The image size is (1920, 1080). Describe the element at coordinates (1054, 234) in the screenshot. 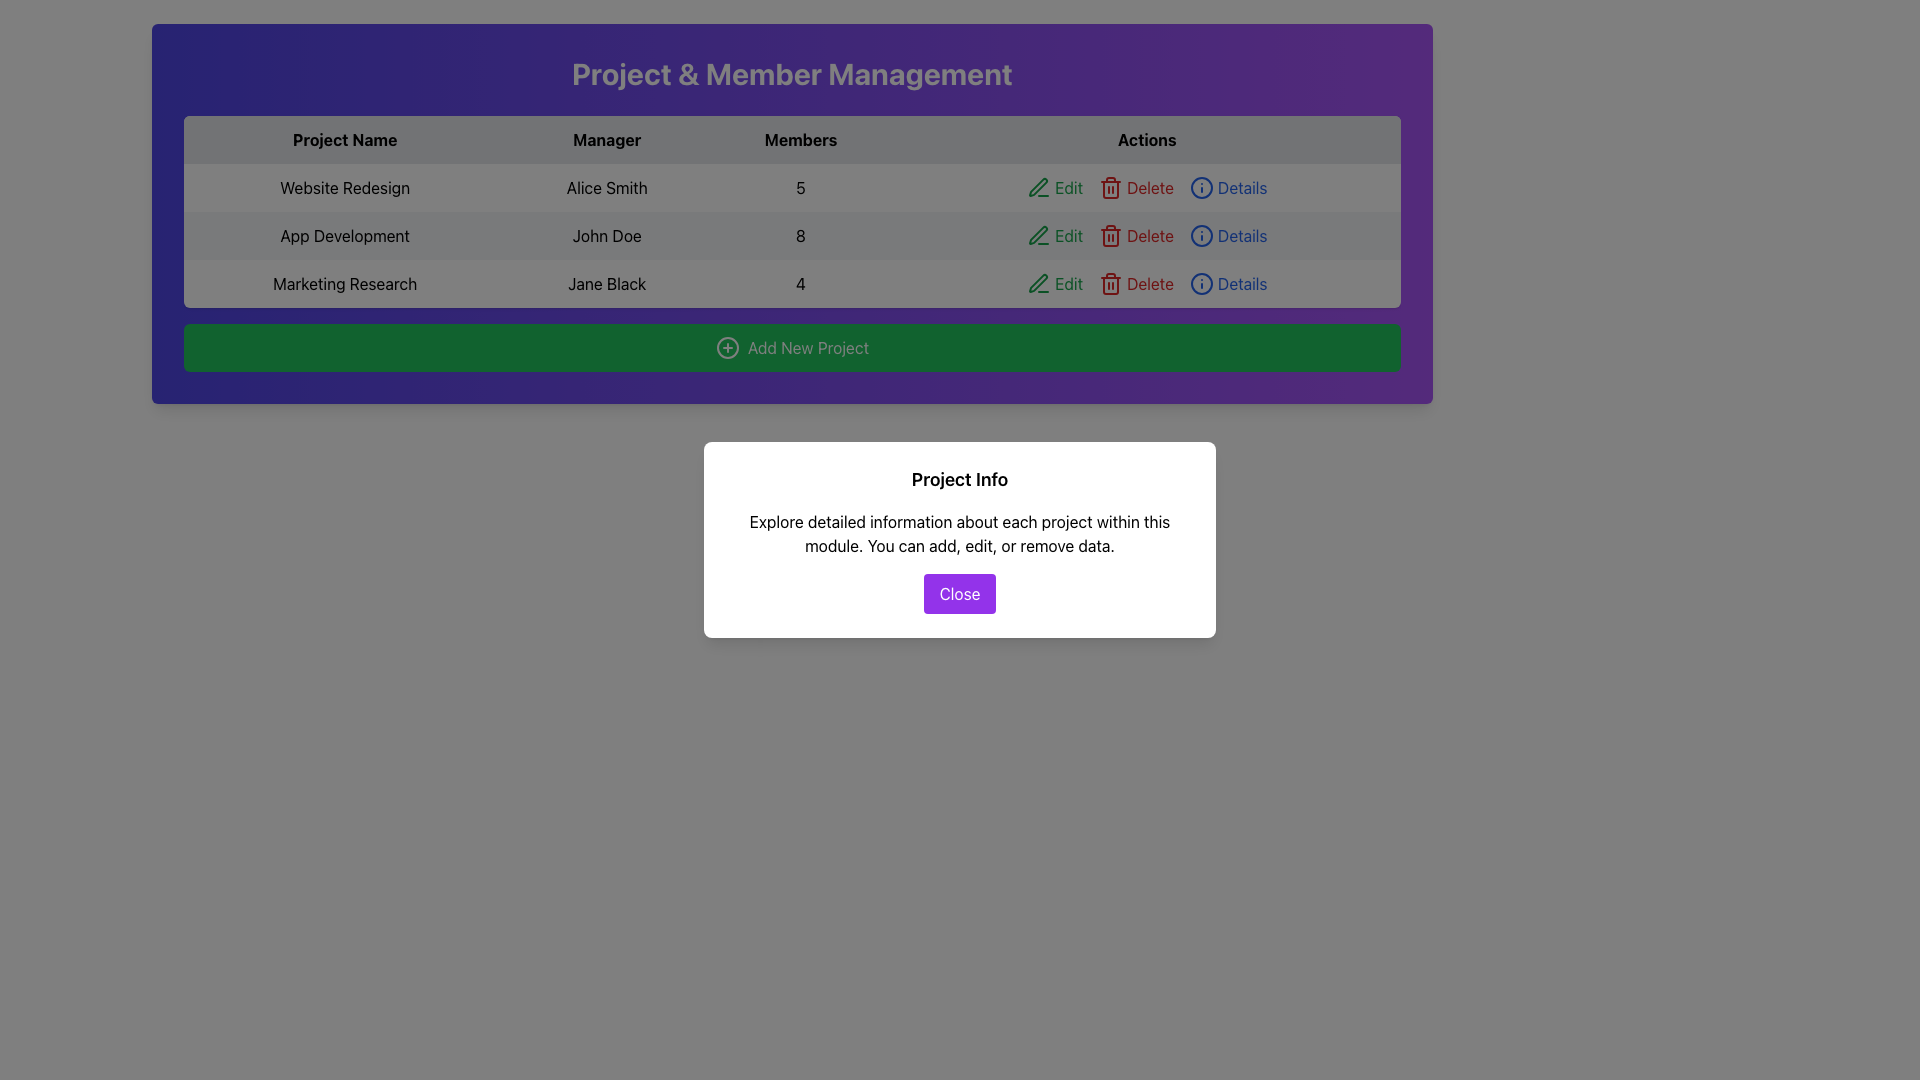

I see `the green 'Edit' button next to the pen icon in the 'Actions' column of the second row of the 'Project & Member Management' table for the 'App Development' project managed by 'John Doe'` at that location.